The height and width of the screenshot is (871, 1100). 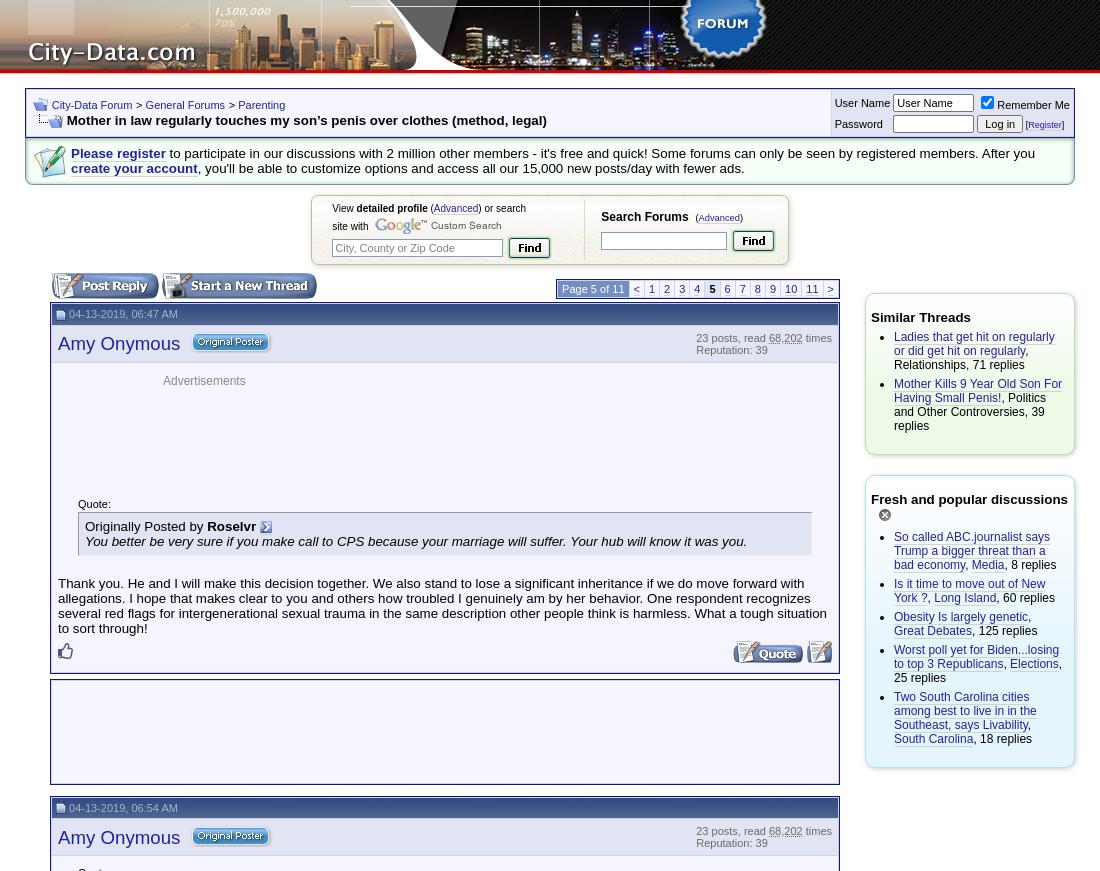 I want to click on 'User Name', so click(x=860, y=100).